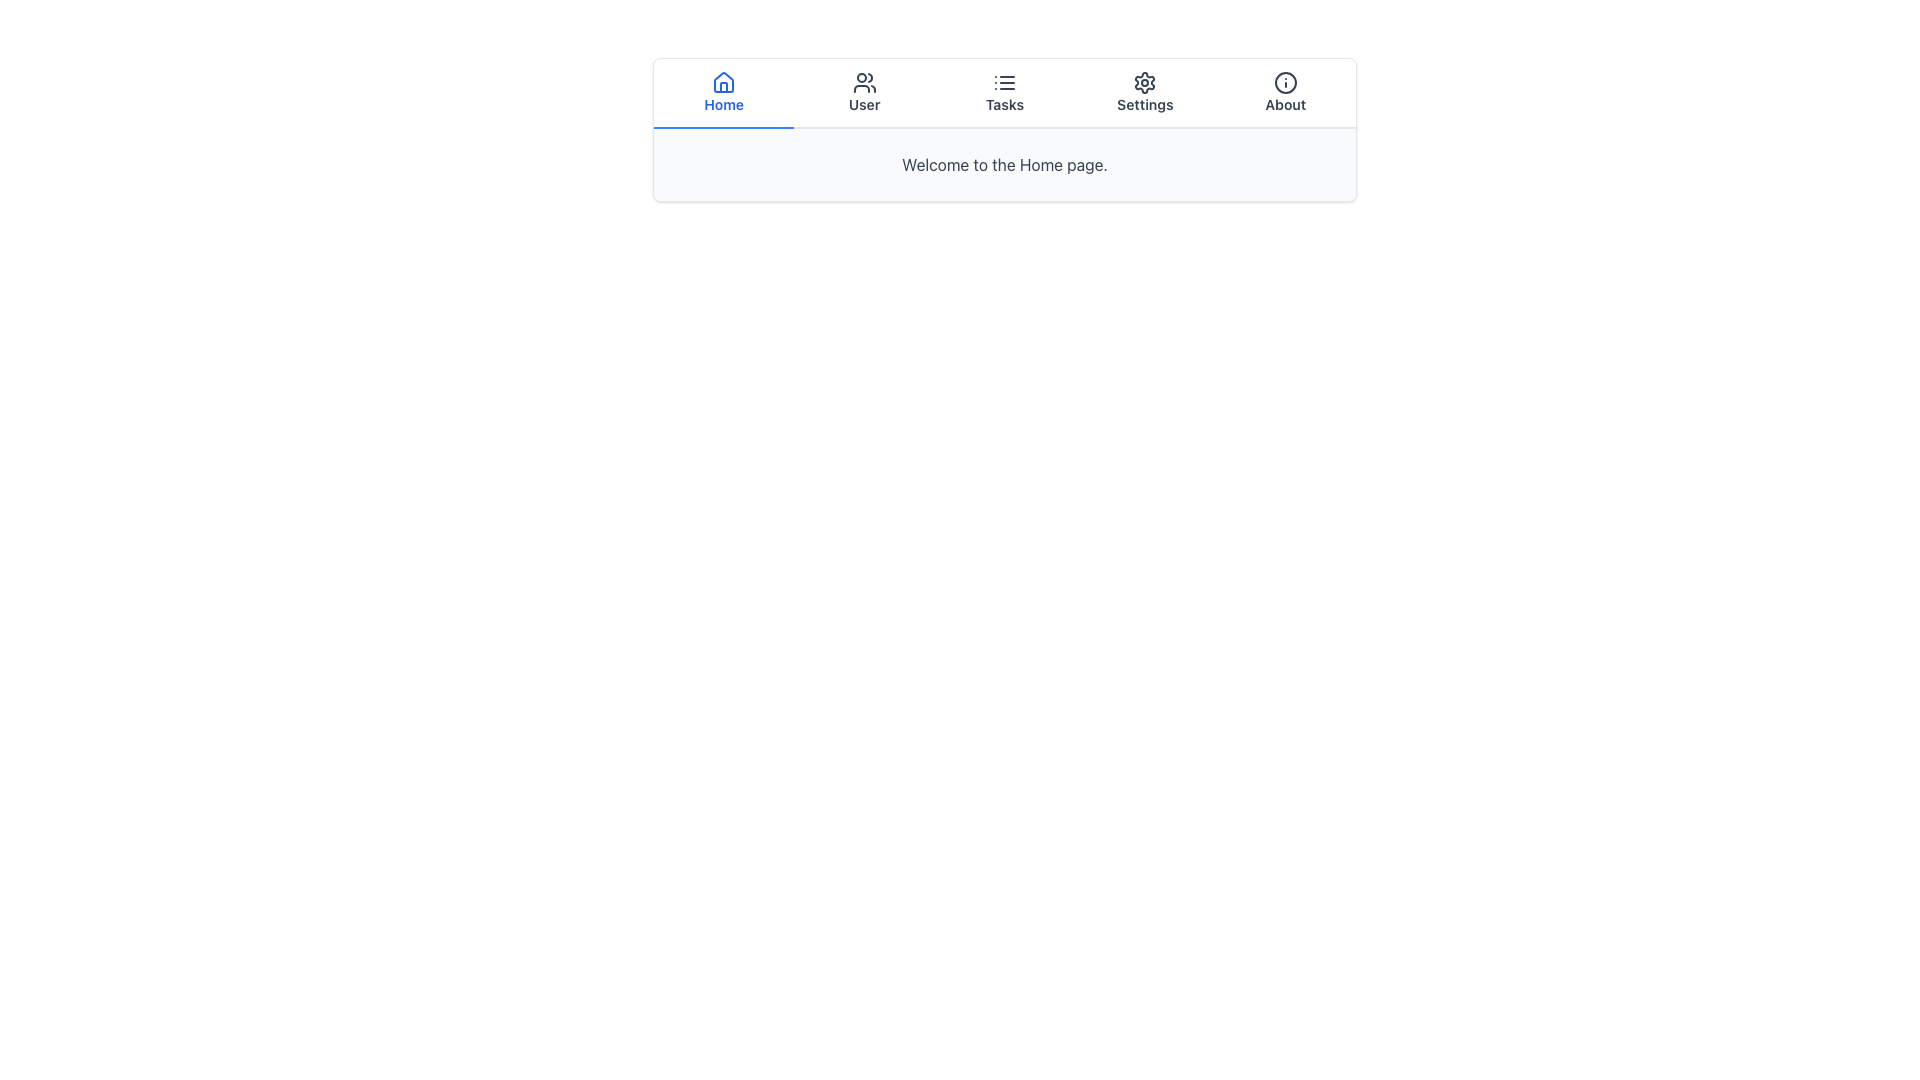 The height and width of the screenshot is (1080, 1920). I want to click on the 'Users' icon, which features two user figures and is located in the second slot of the horizontal navigation bar, so click(864, 82).